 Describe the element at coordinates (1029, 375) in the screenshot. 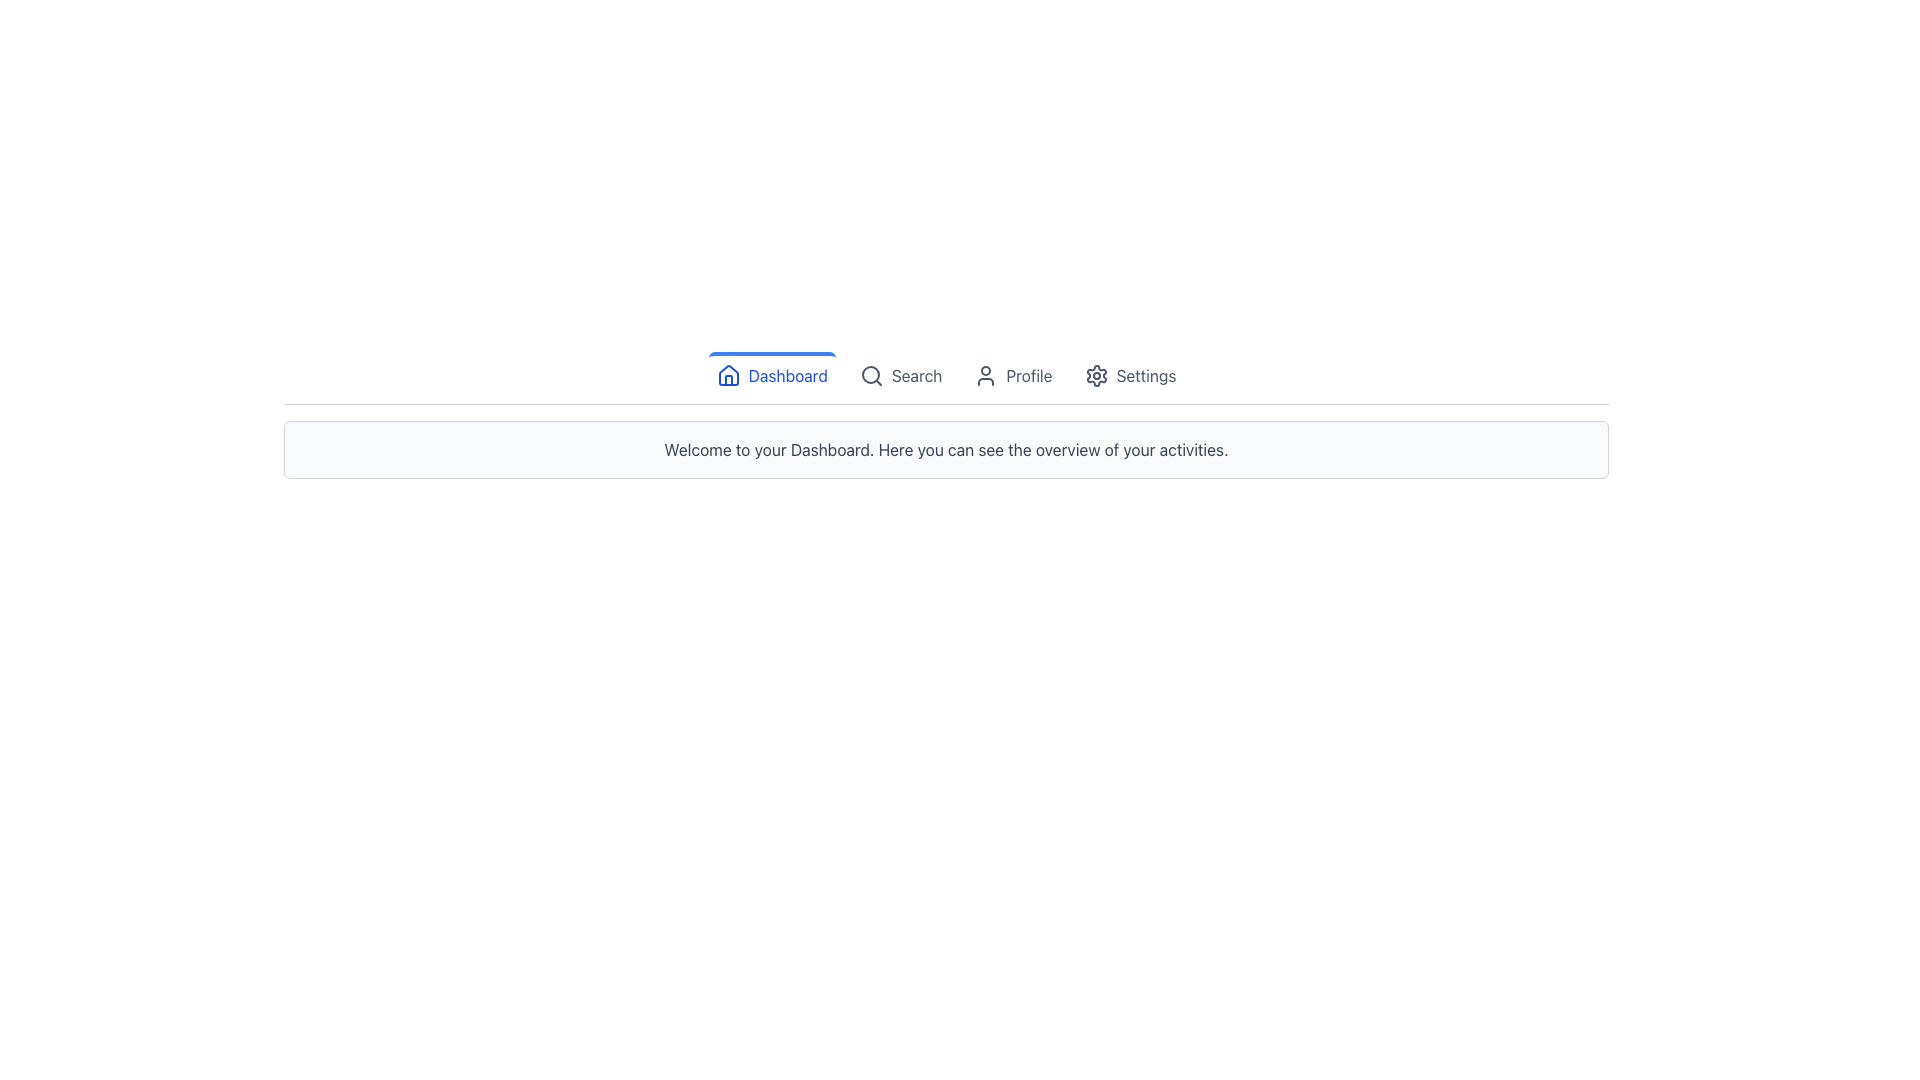

I see `'Profile' text label located in the navigation bar, which is styled in gray and is the third item between 'Search' and 'Settings'` at that location.